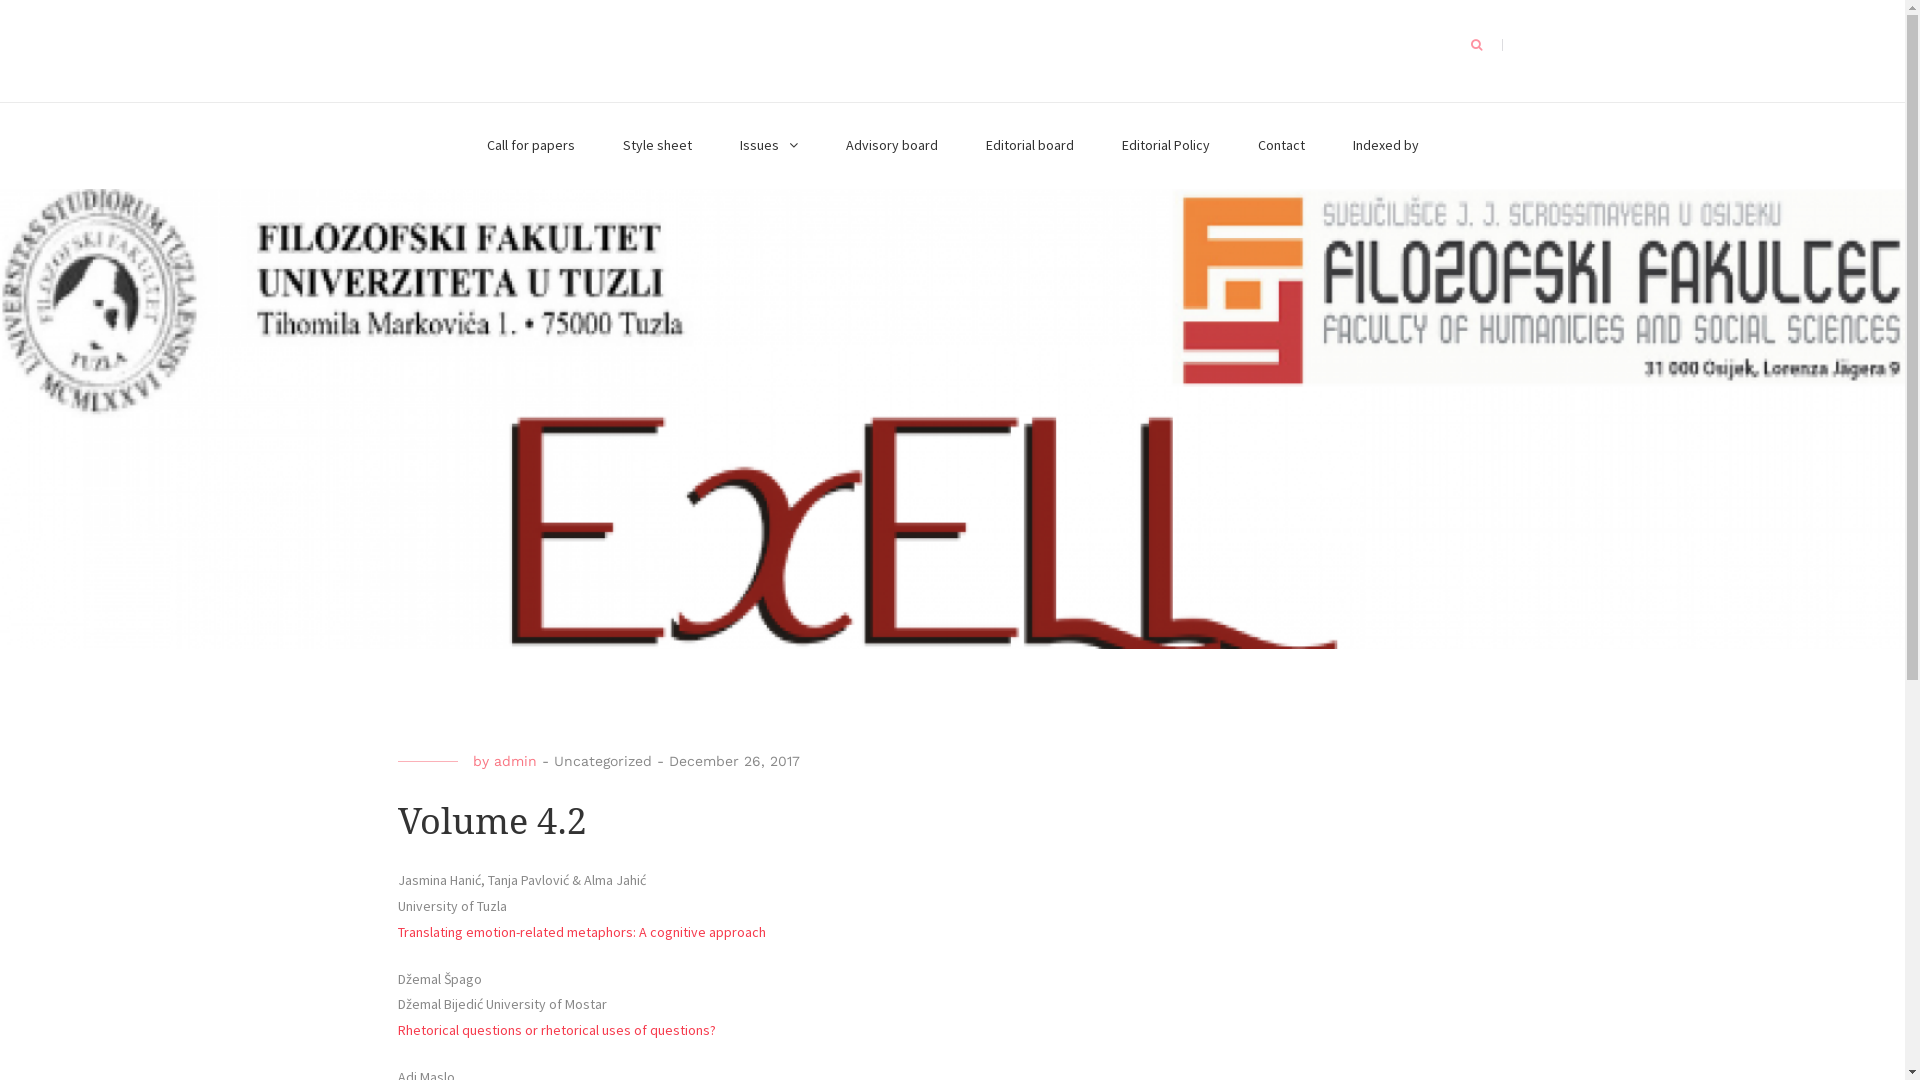 The image size is (1920, 1080). What do you see at coordinates (529, 145) in the screenshot?
I see `'Call for papers'` at bounding box center [529, 145].